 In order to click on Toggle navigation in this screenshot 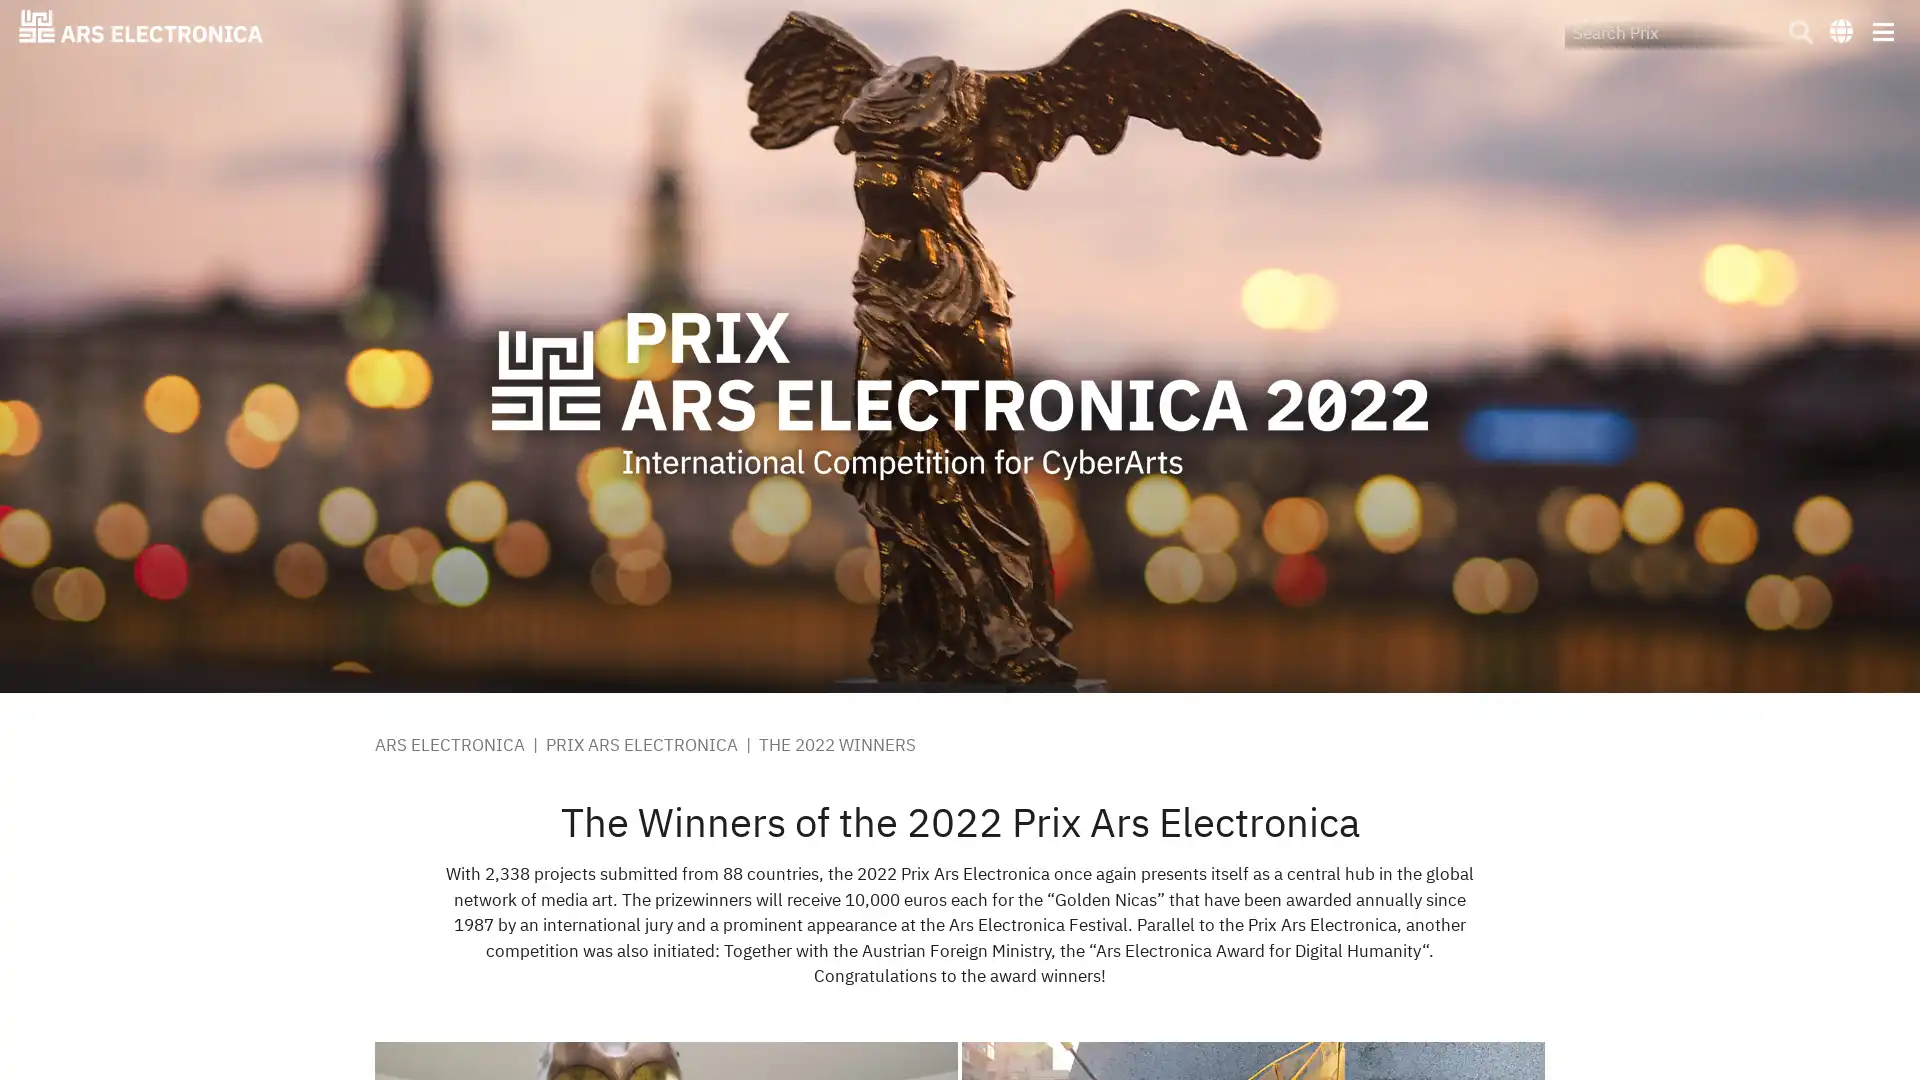, I will do `click(1881, 30)`.